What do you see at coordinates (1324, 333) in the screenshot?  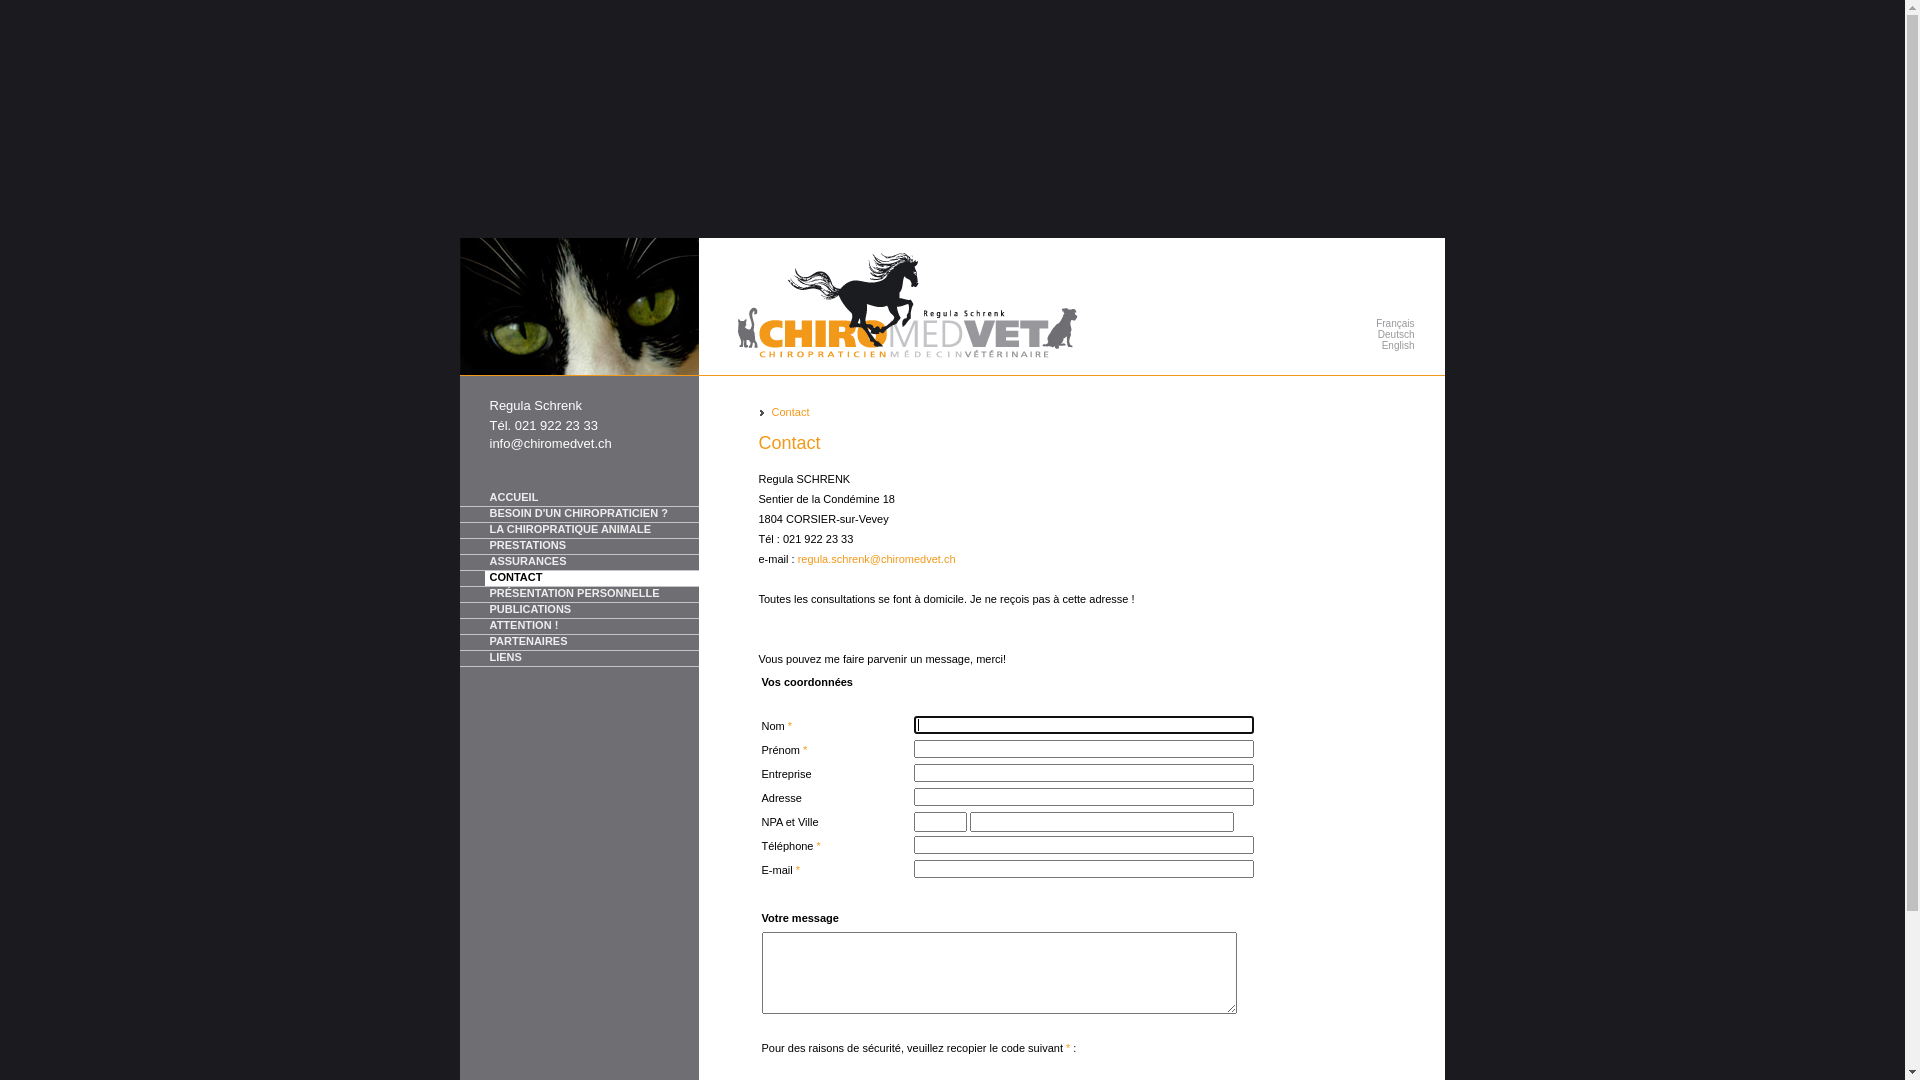 I see `'Deutsch'` at bounding box center [1324, 333].